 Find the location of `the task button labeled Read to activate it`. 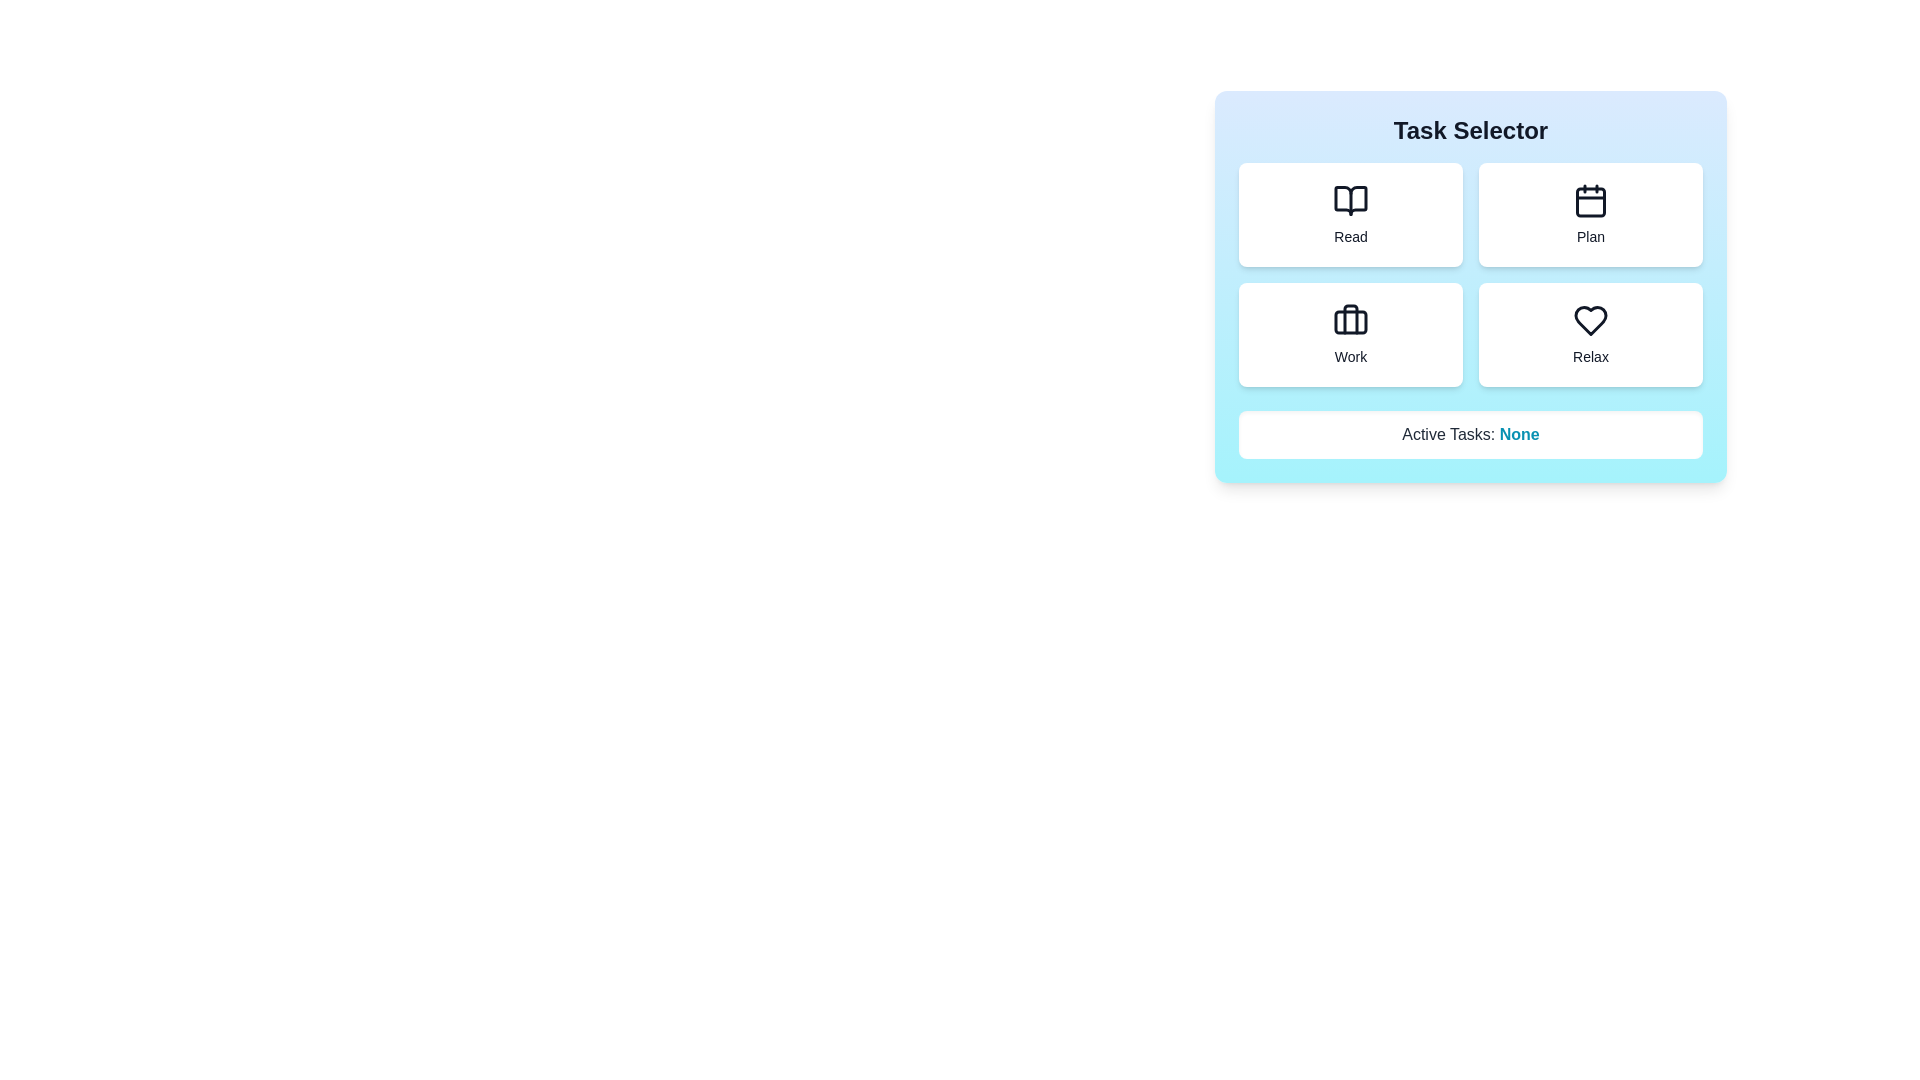

the task button labeled Read to activate it is located at coordinates (1350, 215).